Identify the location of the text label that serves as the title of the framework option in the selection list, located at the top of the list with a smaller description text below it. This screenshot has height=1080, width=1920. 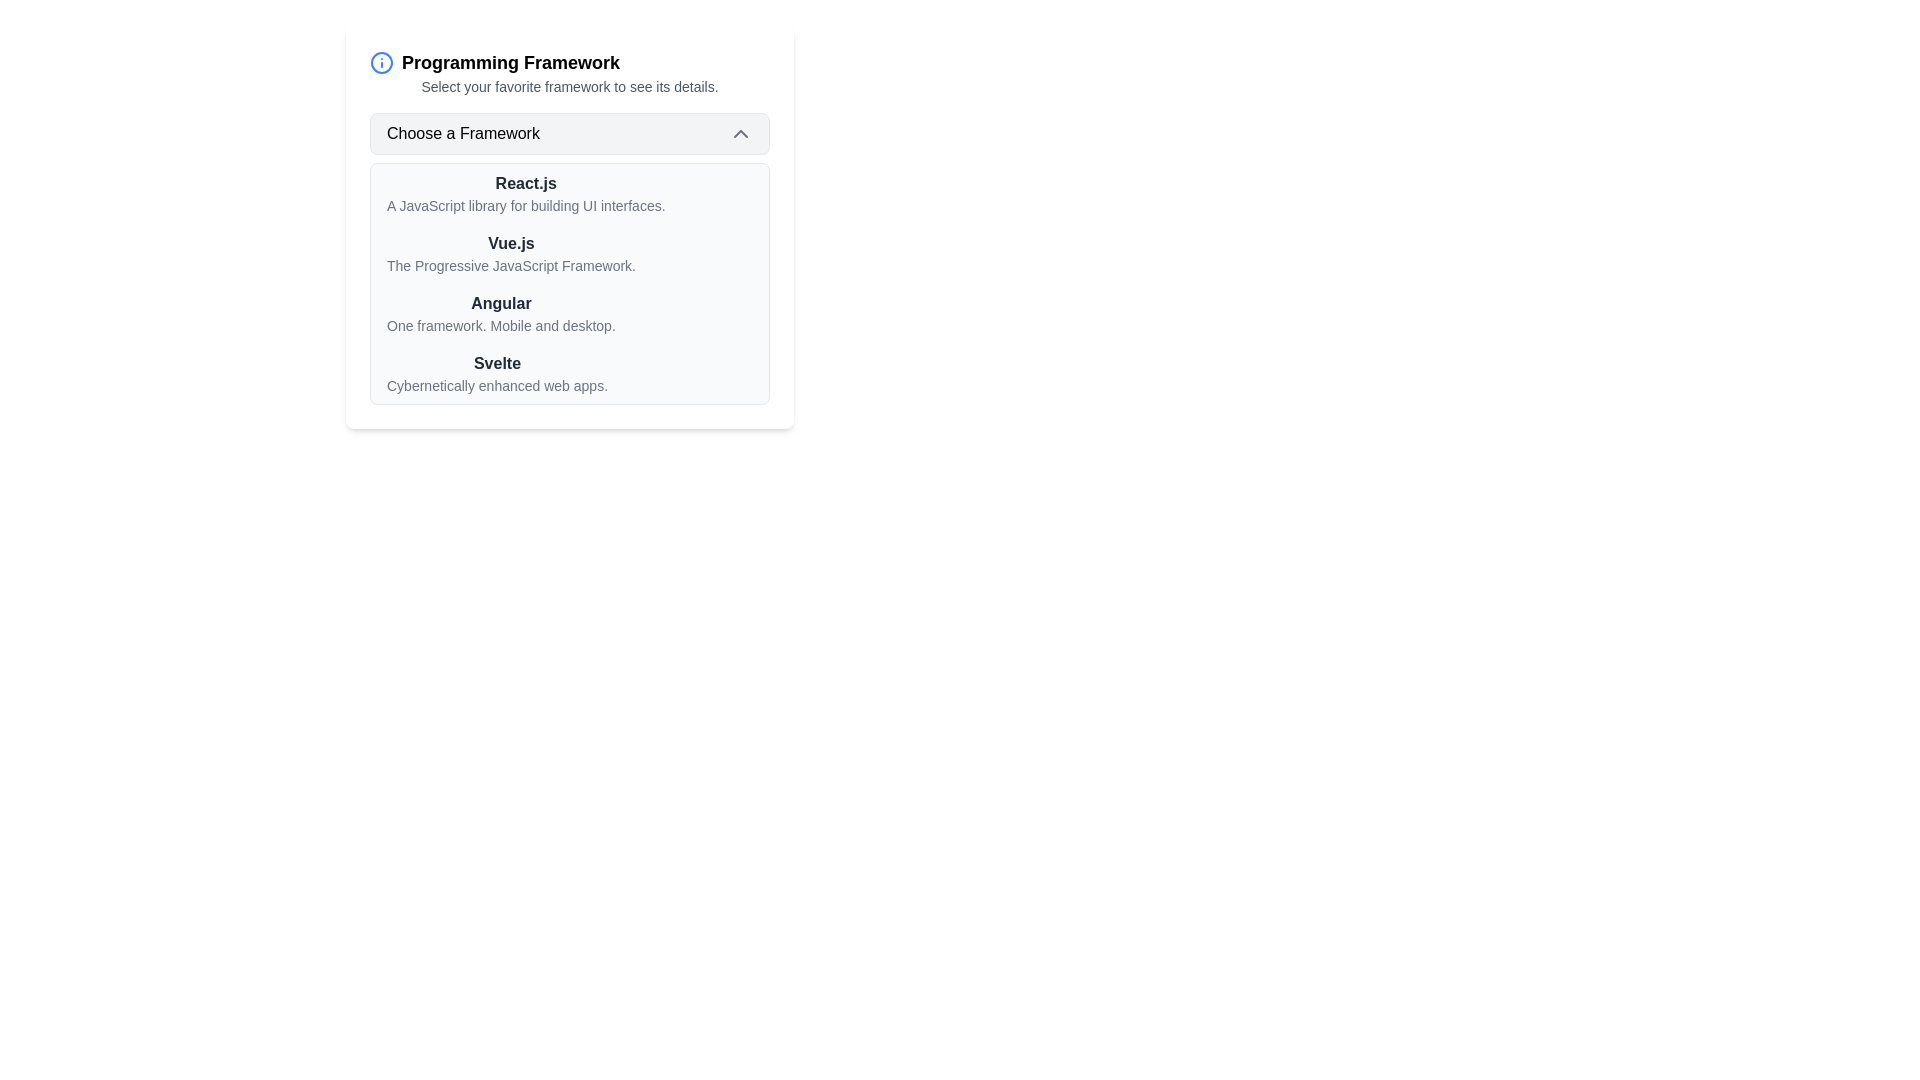
(526, 184).